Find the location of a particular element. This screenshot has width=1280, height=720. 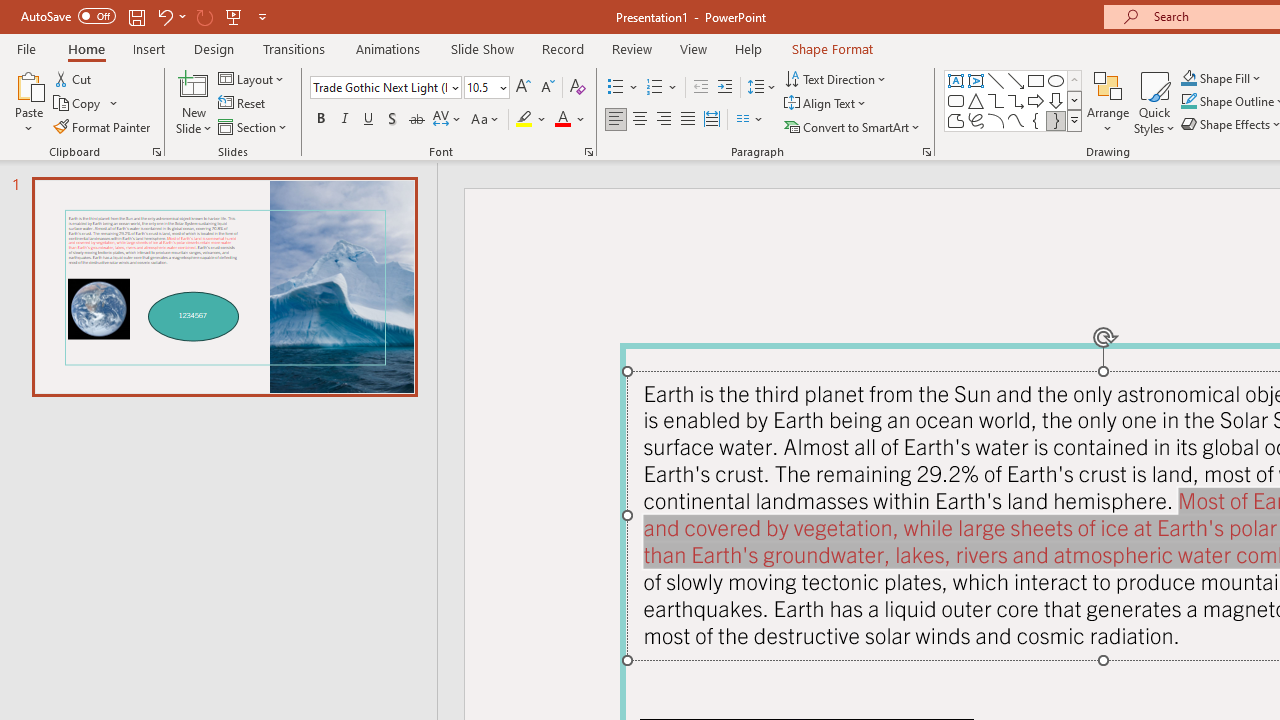

'Decrease Font Size' is located at coordinates (547, 86).